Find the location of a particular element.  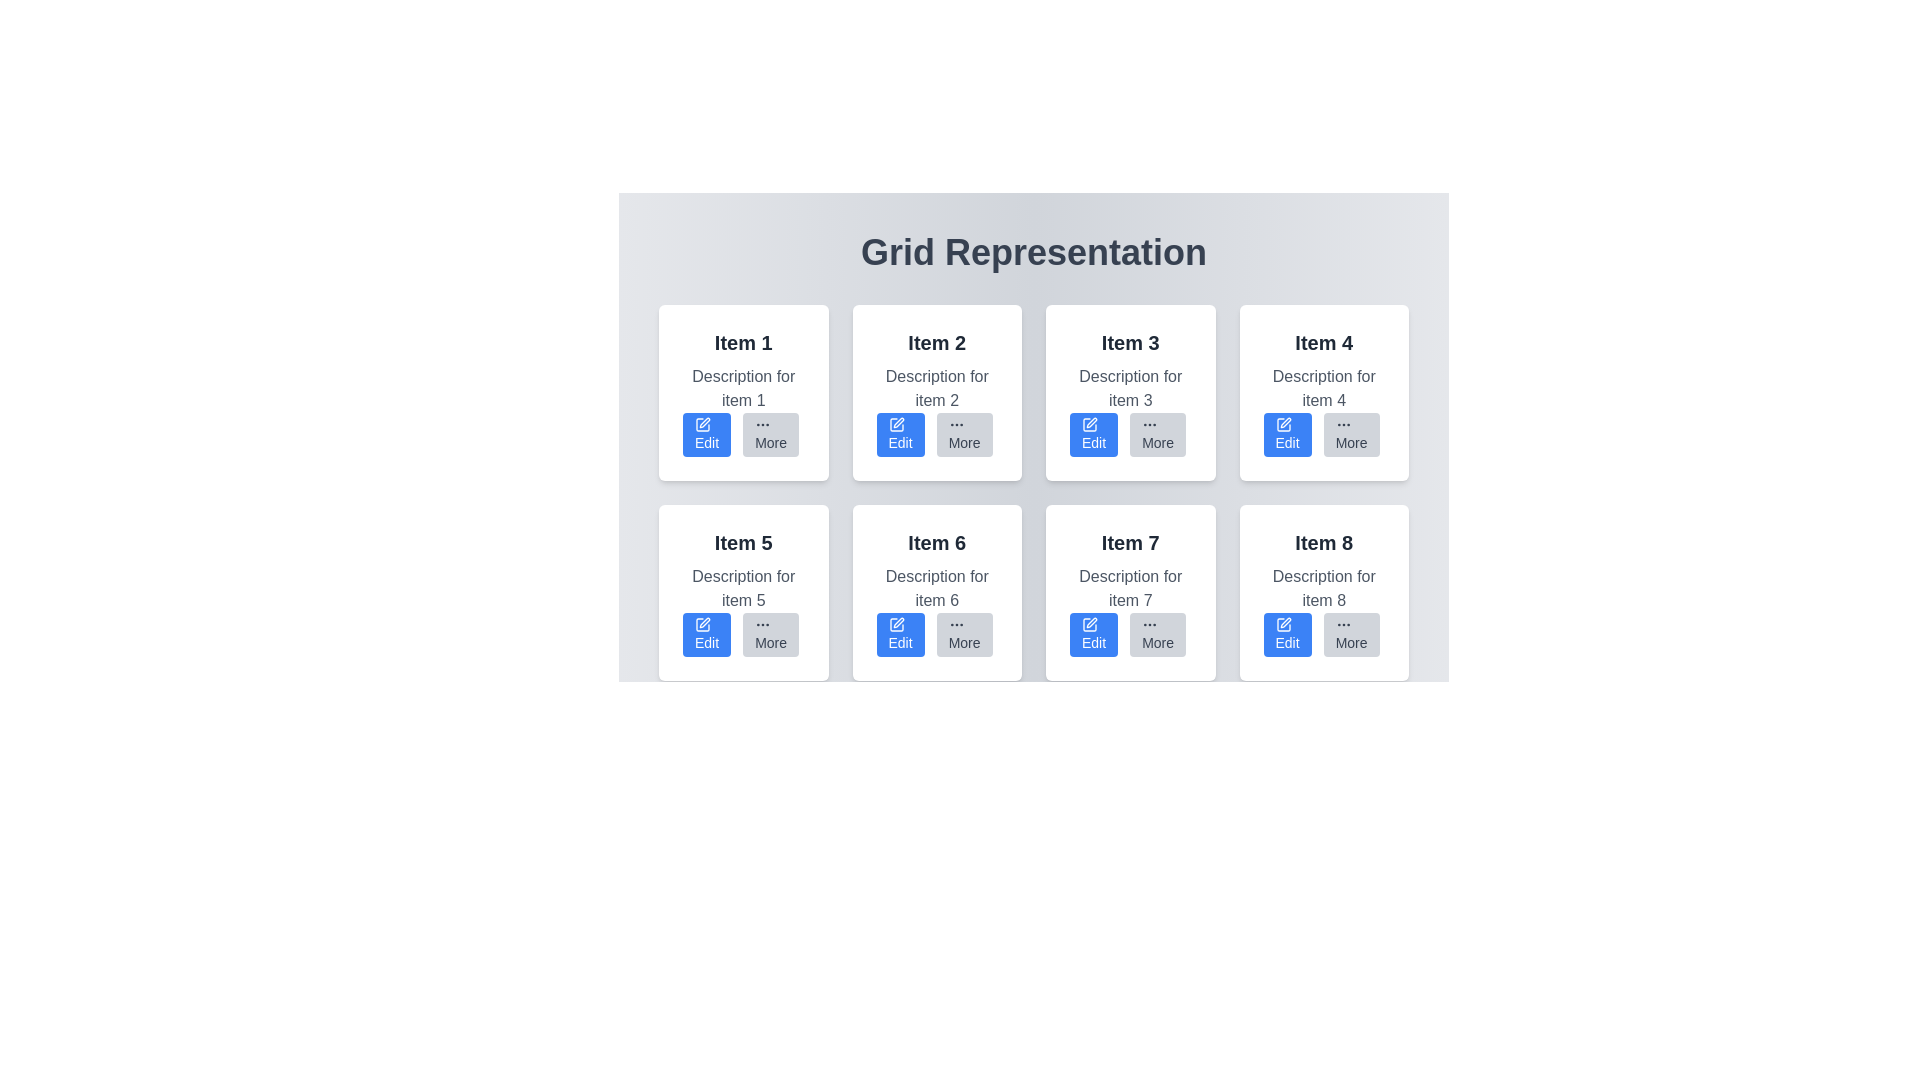

the text element displaying 'Description for item 2', which is located below the header 'Item 2' in the card layout is located at coordinates (936, 389).